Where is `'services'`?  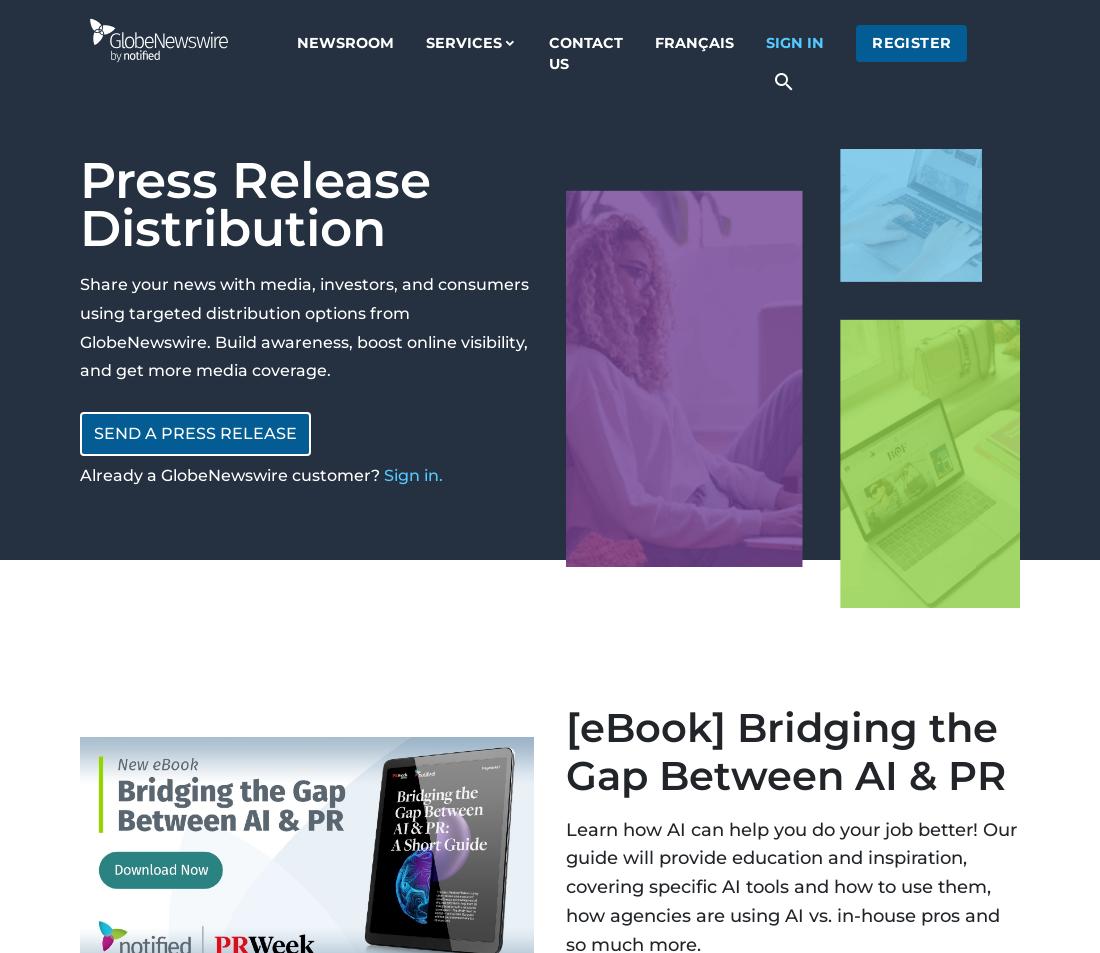
'services' is located at coordinates (462, 41).